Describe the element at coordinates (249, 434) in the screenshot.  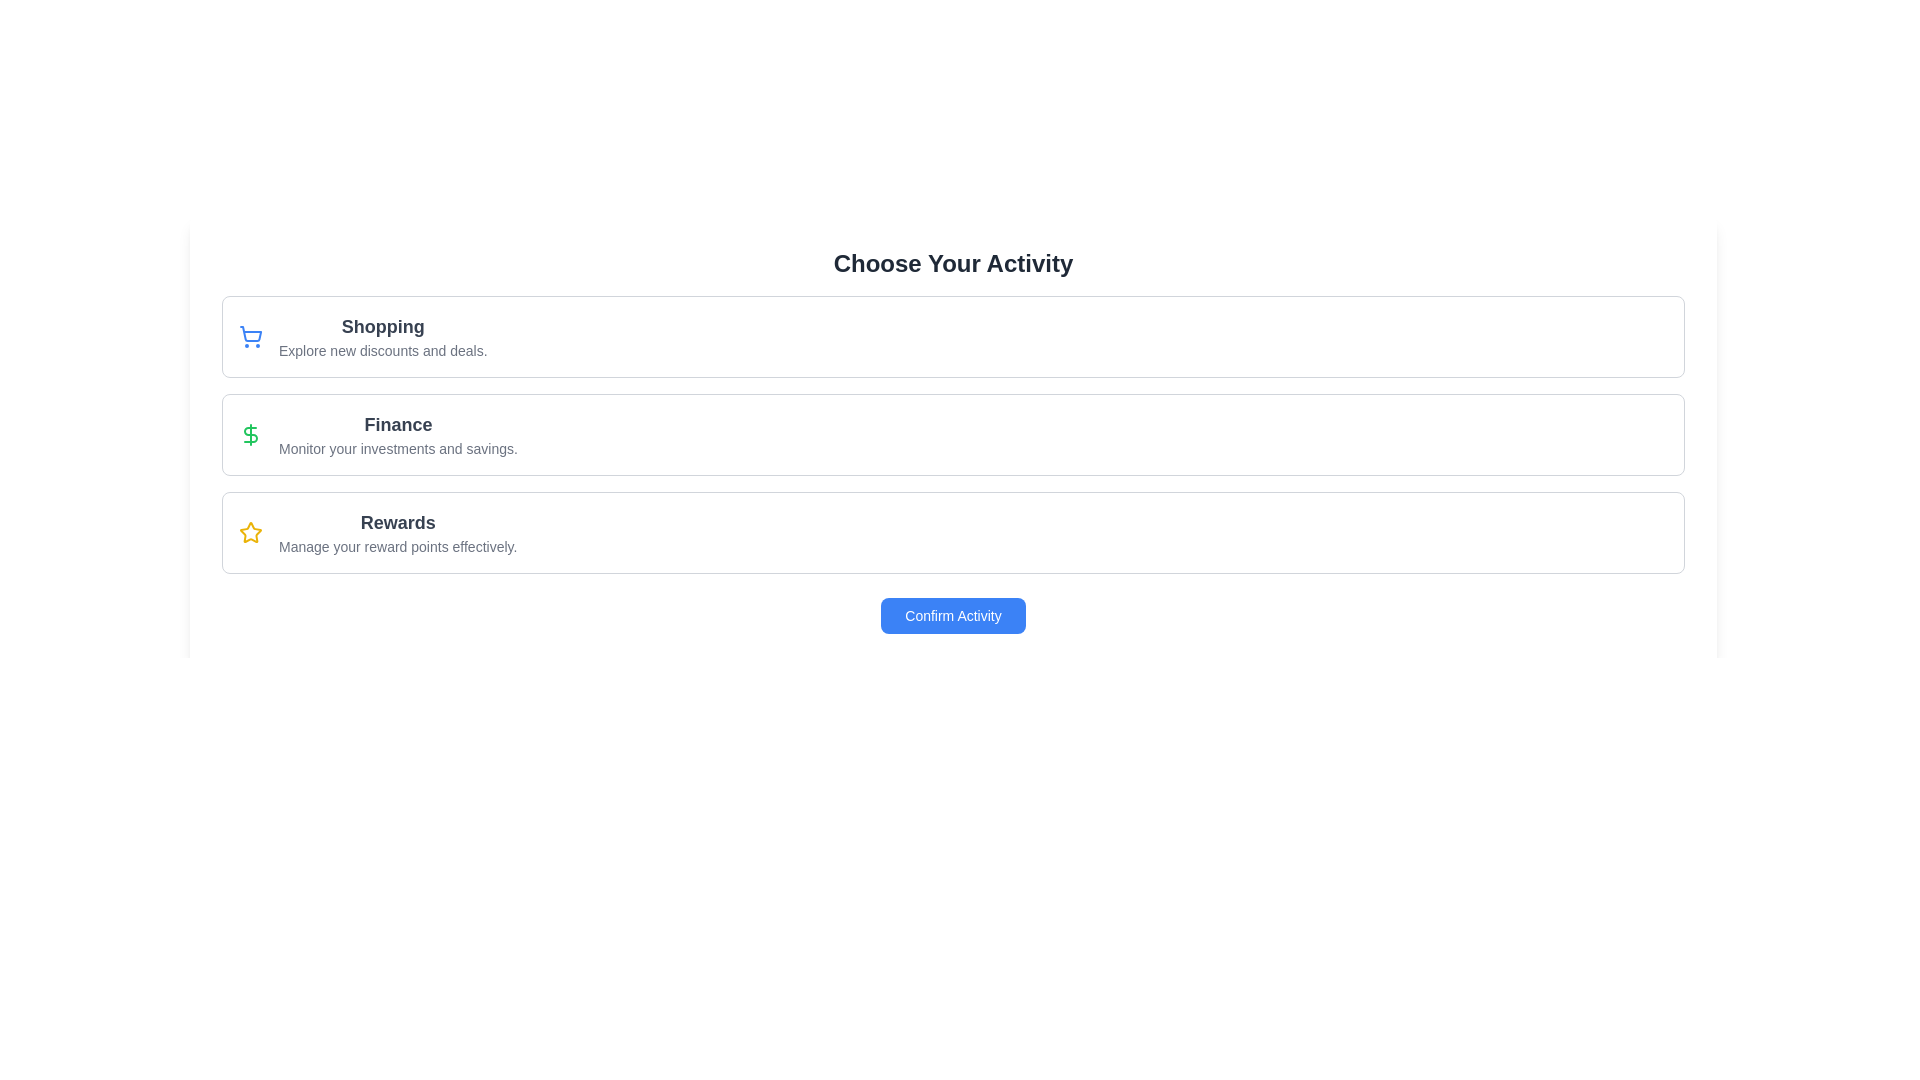
I see `the financial icon located to the left of the text 'Finance' within the middle option of the list for accessibility purposes` at that location.